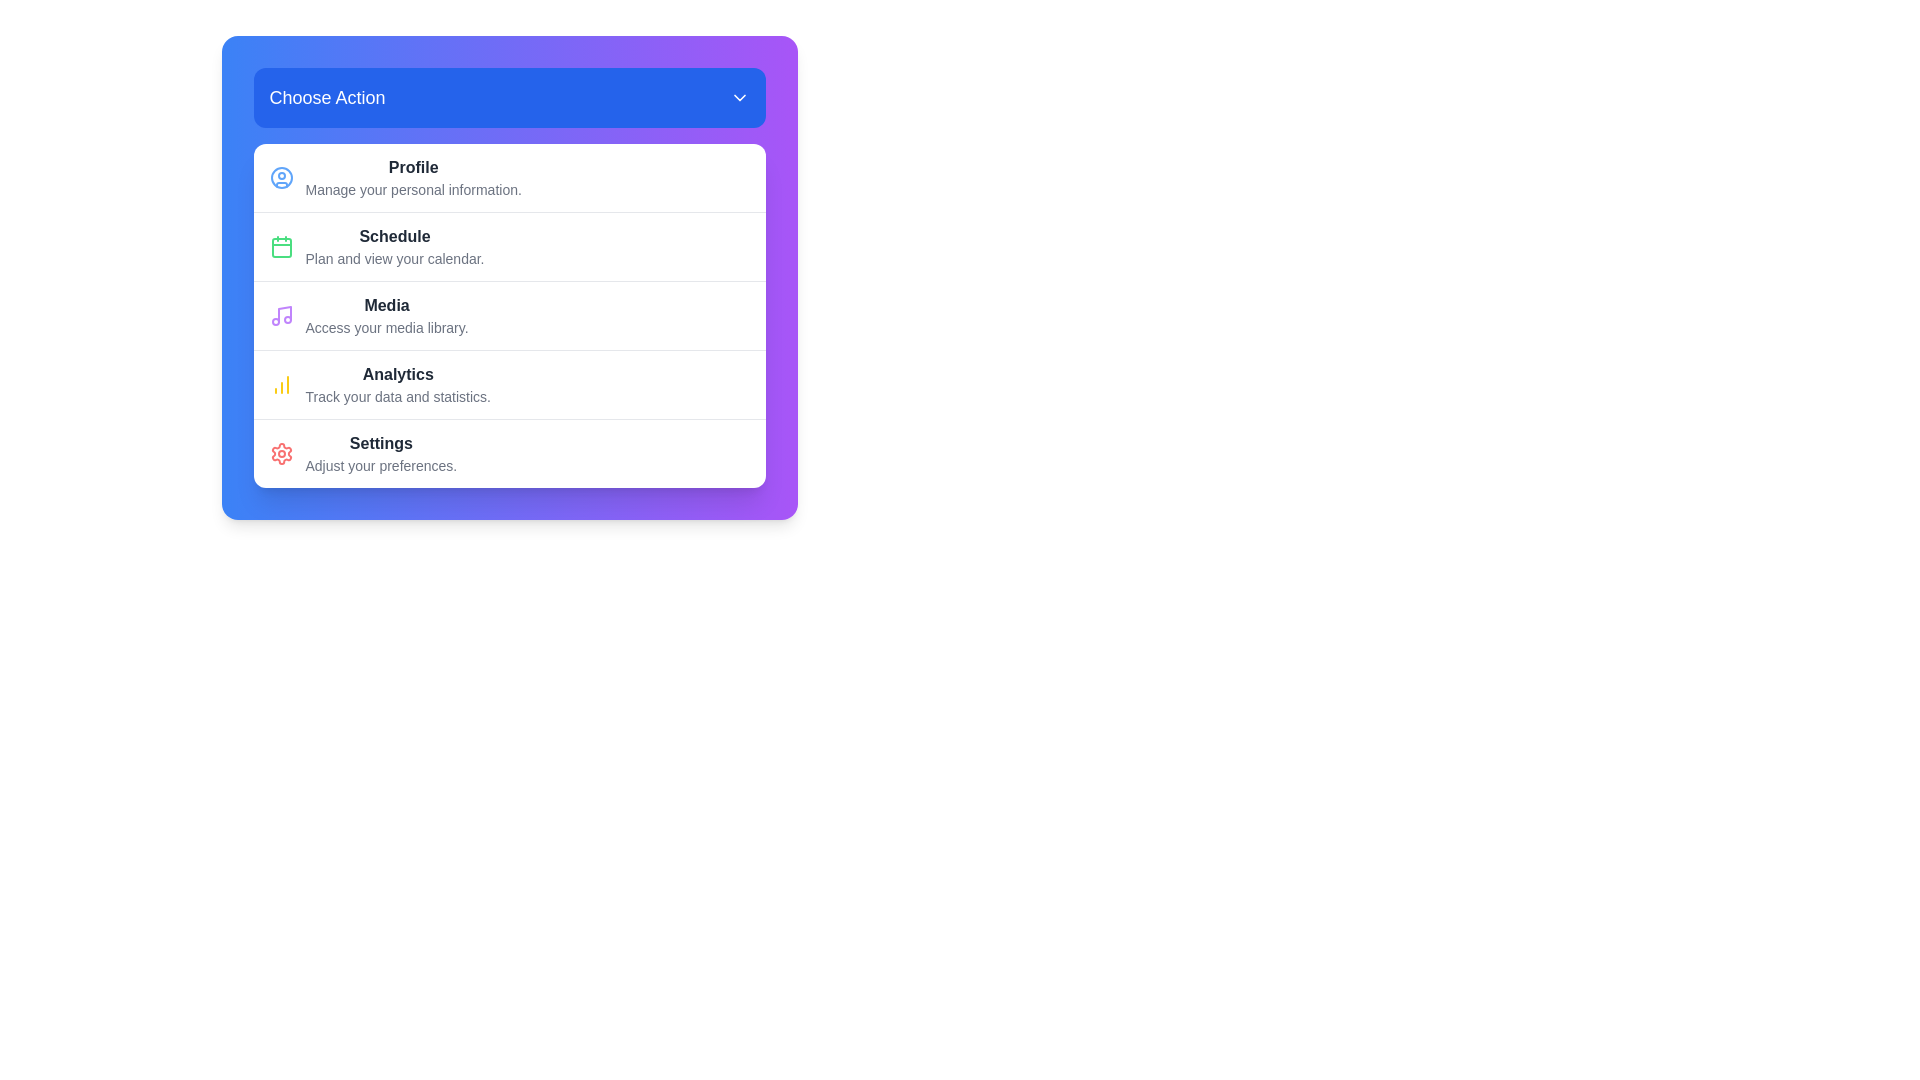 The image size is (1920, 1080). I want to click on the static text element that reads 'Manage your personal information.' located beneath the 'Profile' heading in the menu card, so click(412, 189).